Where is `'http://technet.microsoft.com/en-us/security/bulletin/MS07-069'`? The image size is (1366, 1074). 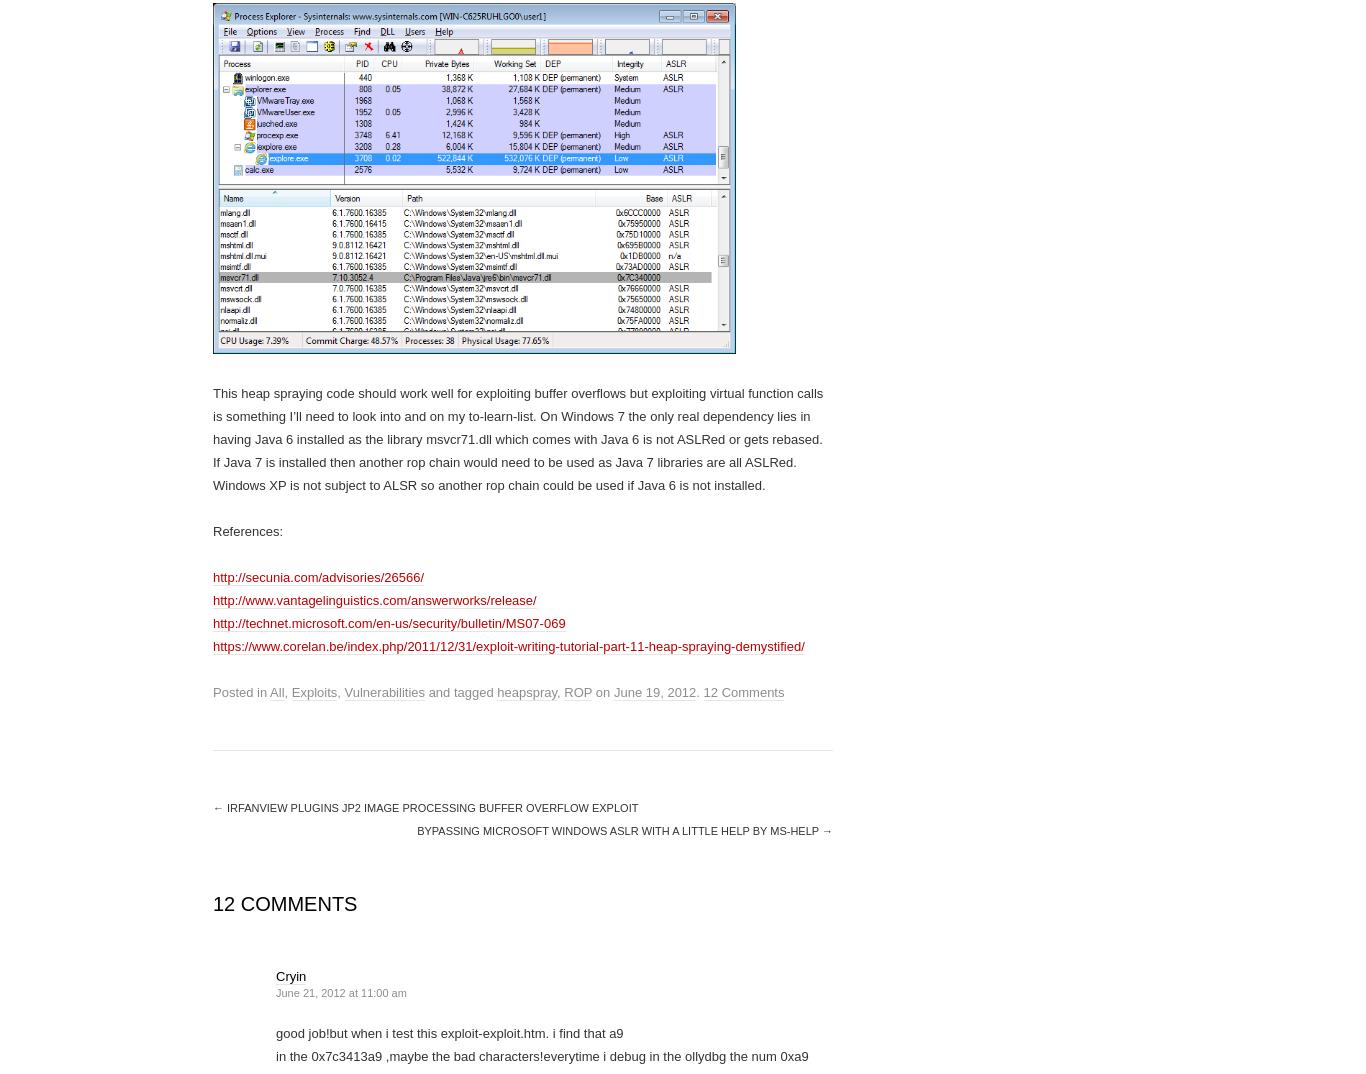 'http://technet.microsoft.com/en-us/security/bulletin/MS07-069' is located at coordinates (388, 623).